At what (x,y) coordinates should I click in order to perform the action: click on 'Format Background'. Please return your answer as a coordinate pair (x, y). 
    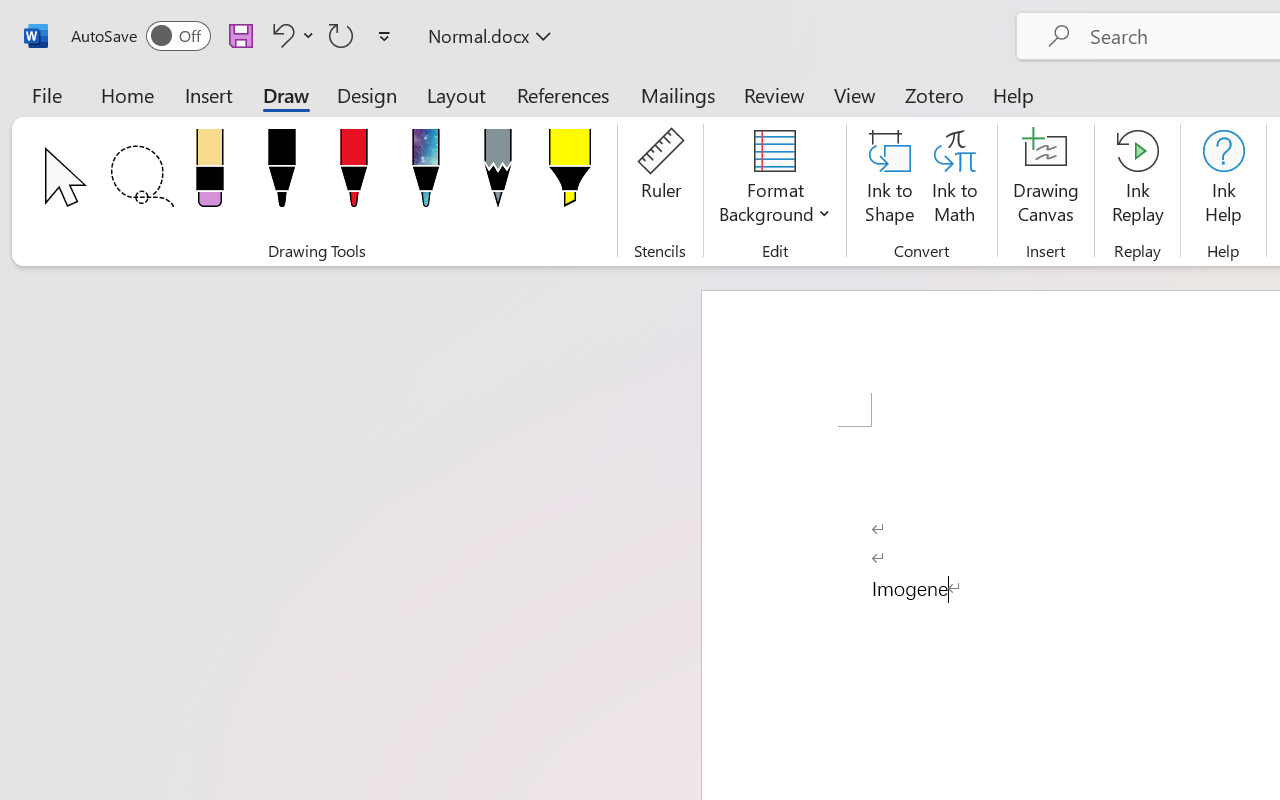
    Looking at the image, I should click on (774, 179).